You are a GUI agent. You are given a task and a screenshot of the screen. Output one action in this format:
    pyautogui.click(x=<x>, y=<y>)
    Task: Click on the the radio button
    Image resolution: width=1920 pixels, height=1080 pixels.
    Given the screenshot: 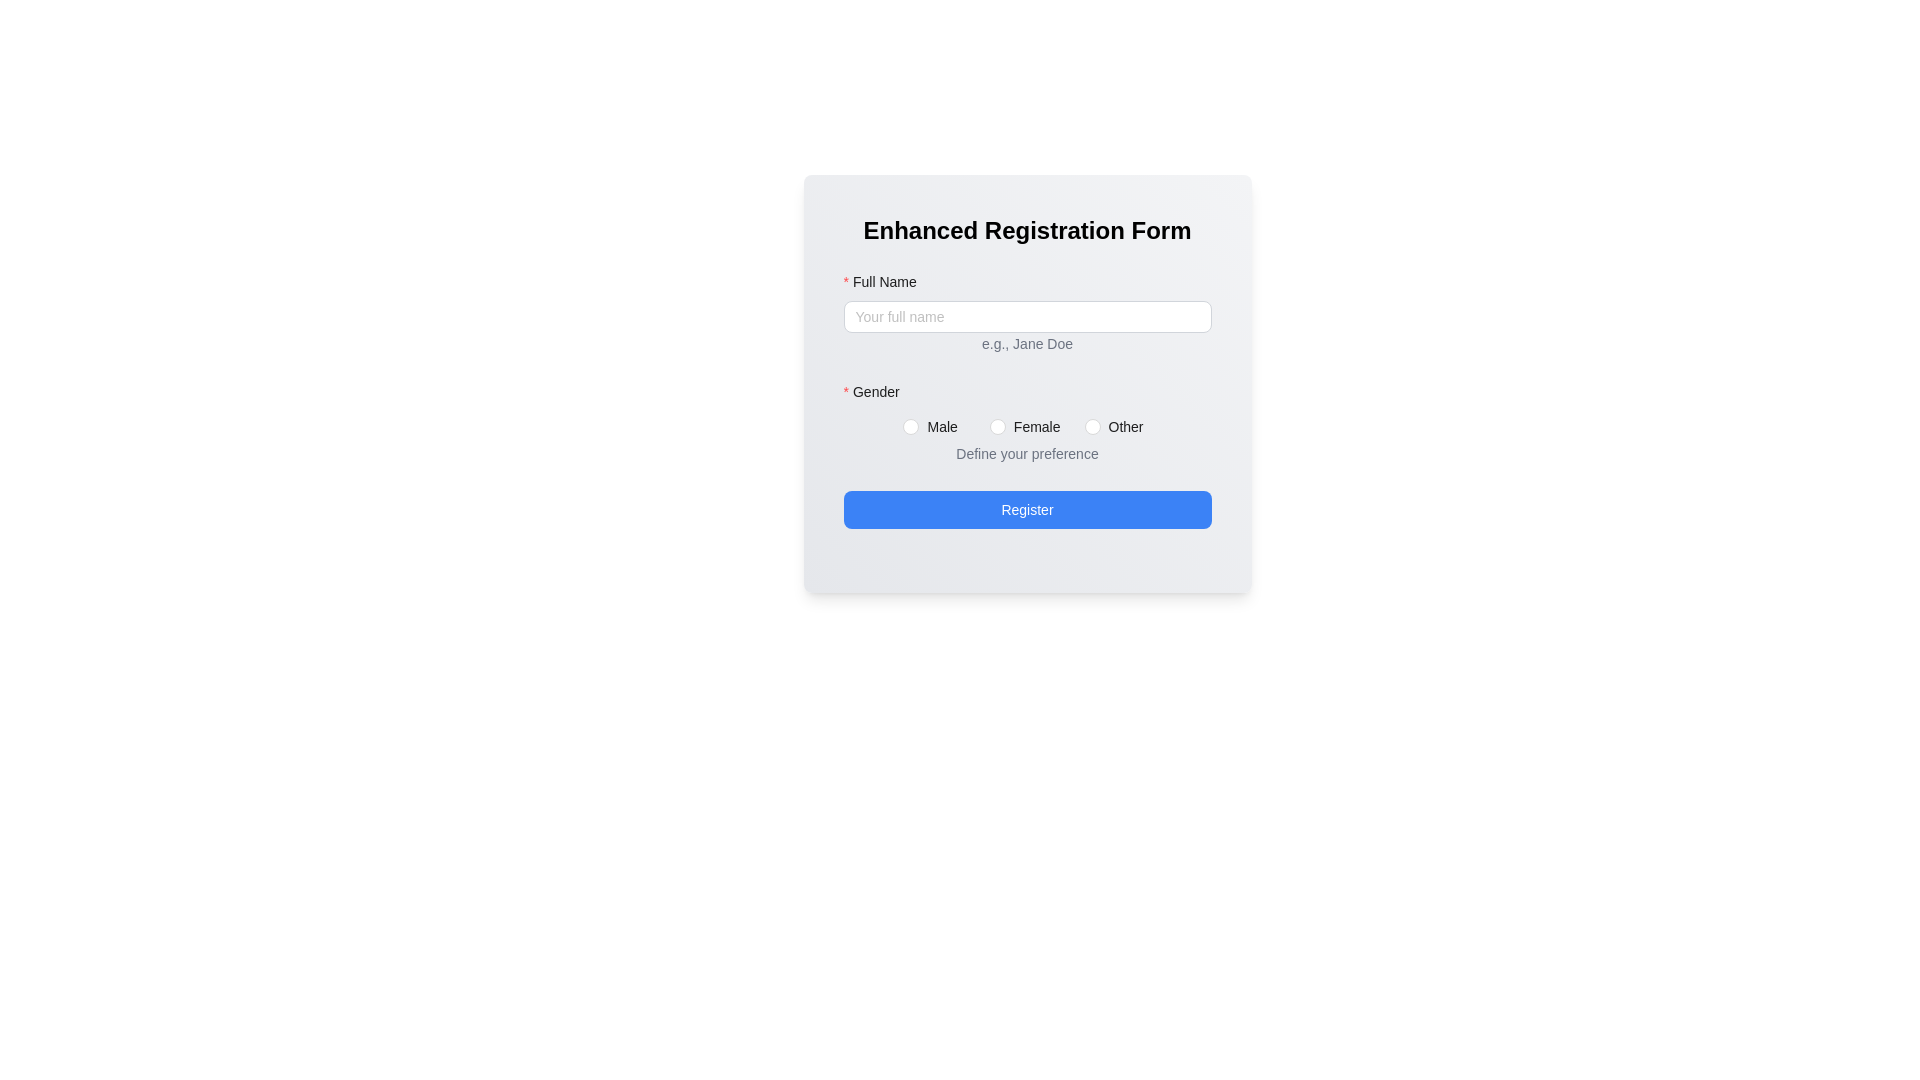 What is the action you would take?
    pyautogui.click(x=1027, y=426)
    